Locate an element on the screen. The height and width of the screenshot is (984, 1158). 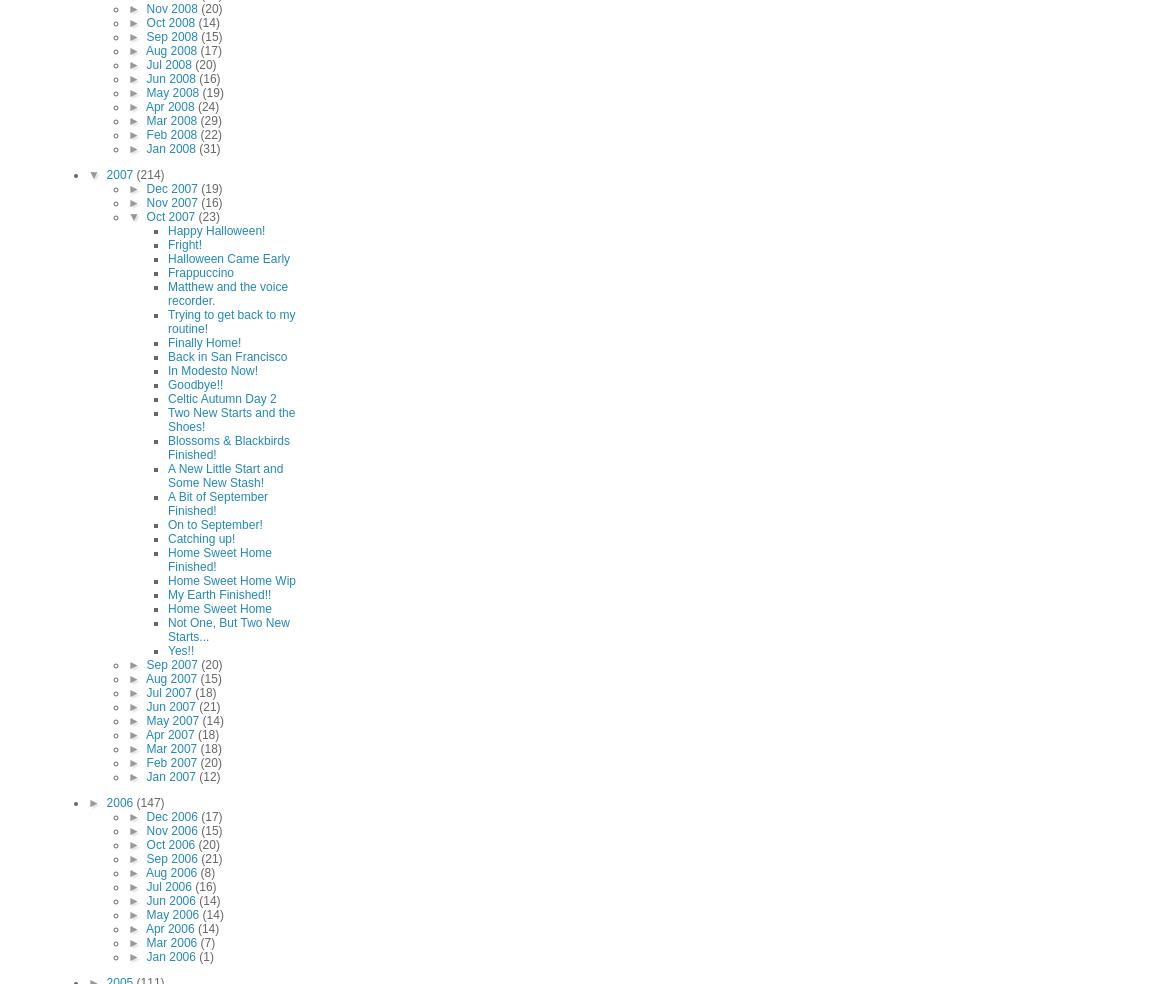
'Yes!!' is located at coordinates (167, 651).